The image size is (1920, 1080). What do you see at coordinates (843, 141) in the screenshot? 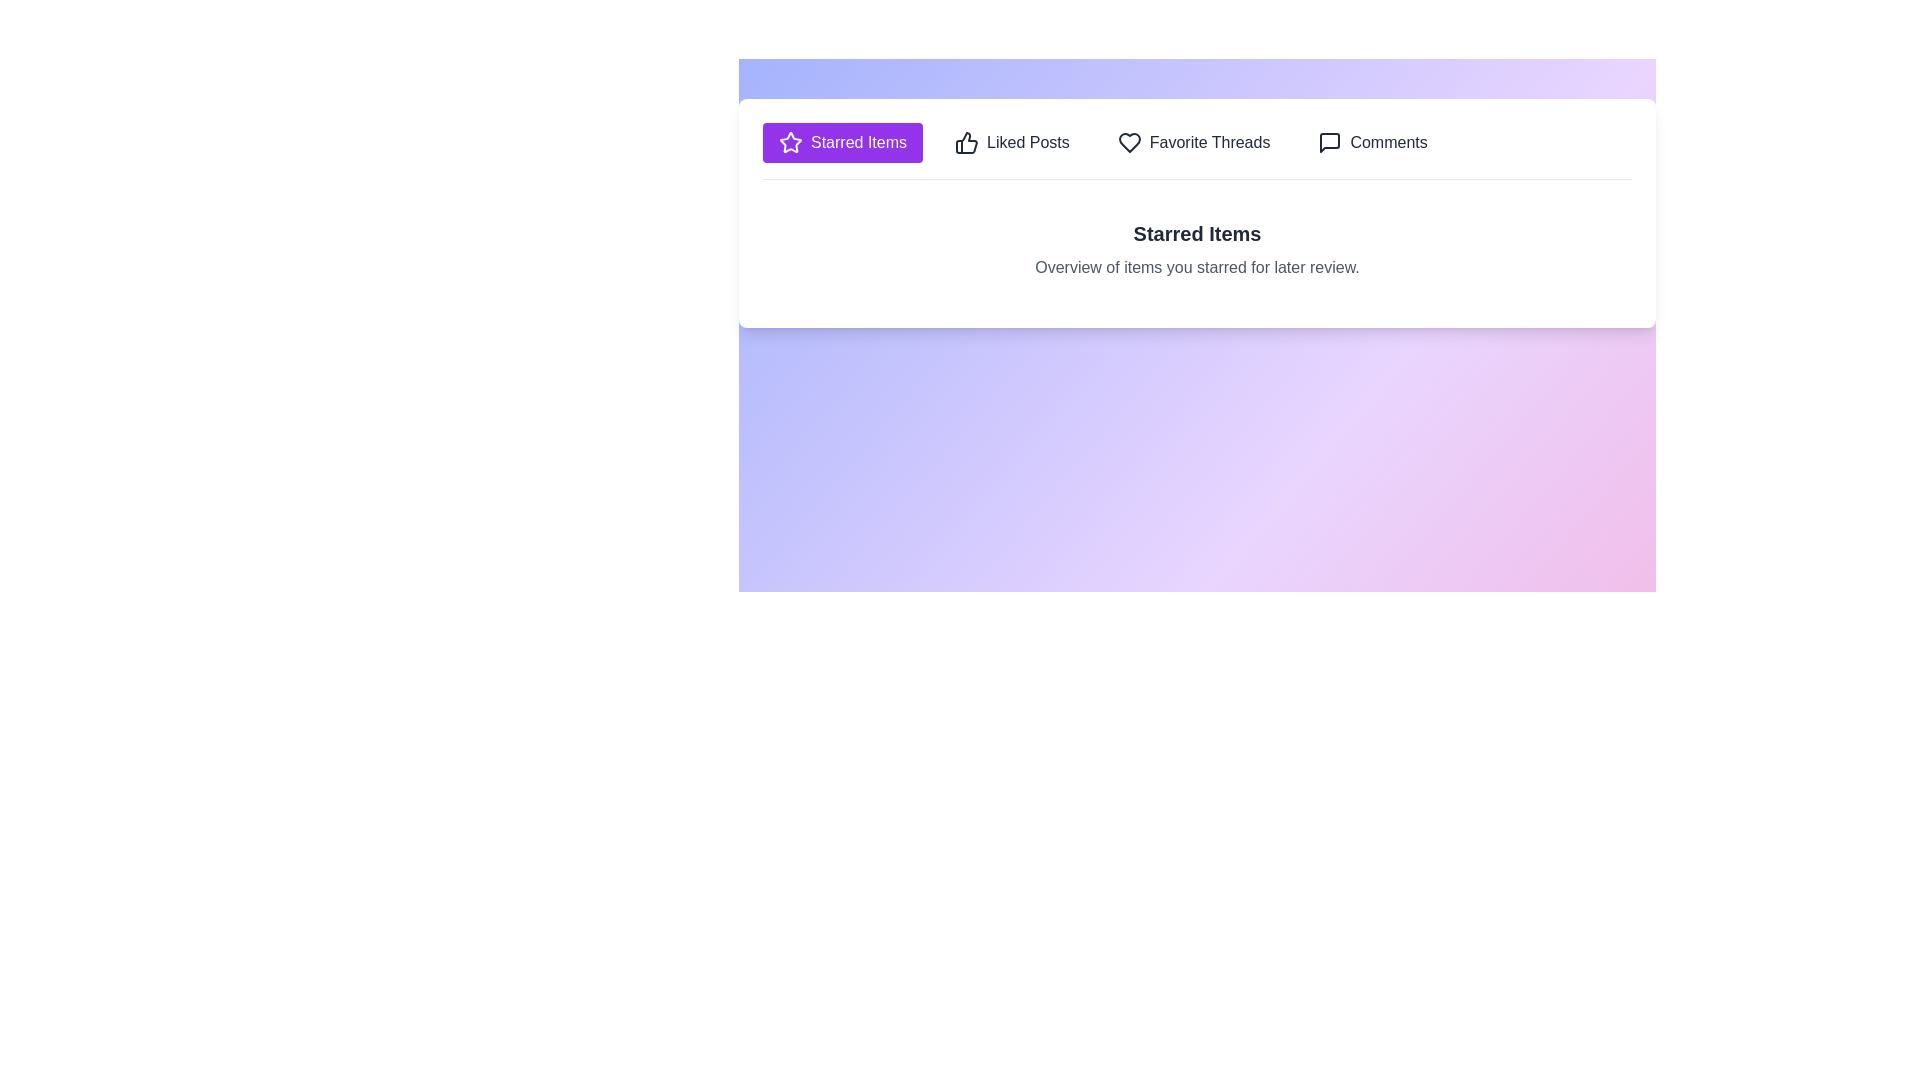
I see `the tab labeled Starred Items` at bounding box center [843, 141].